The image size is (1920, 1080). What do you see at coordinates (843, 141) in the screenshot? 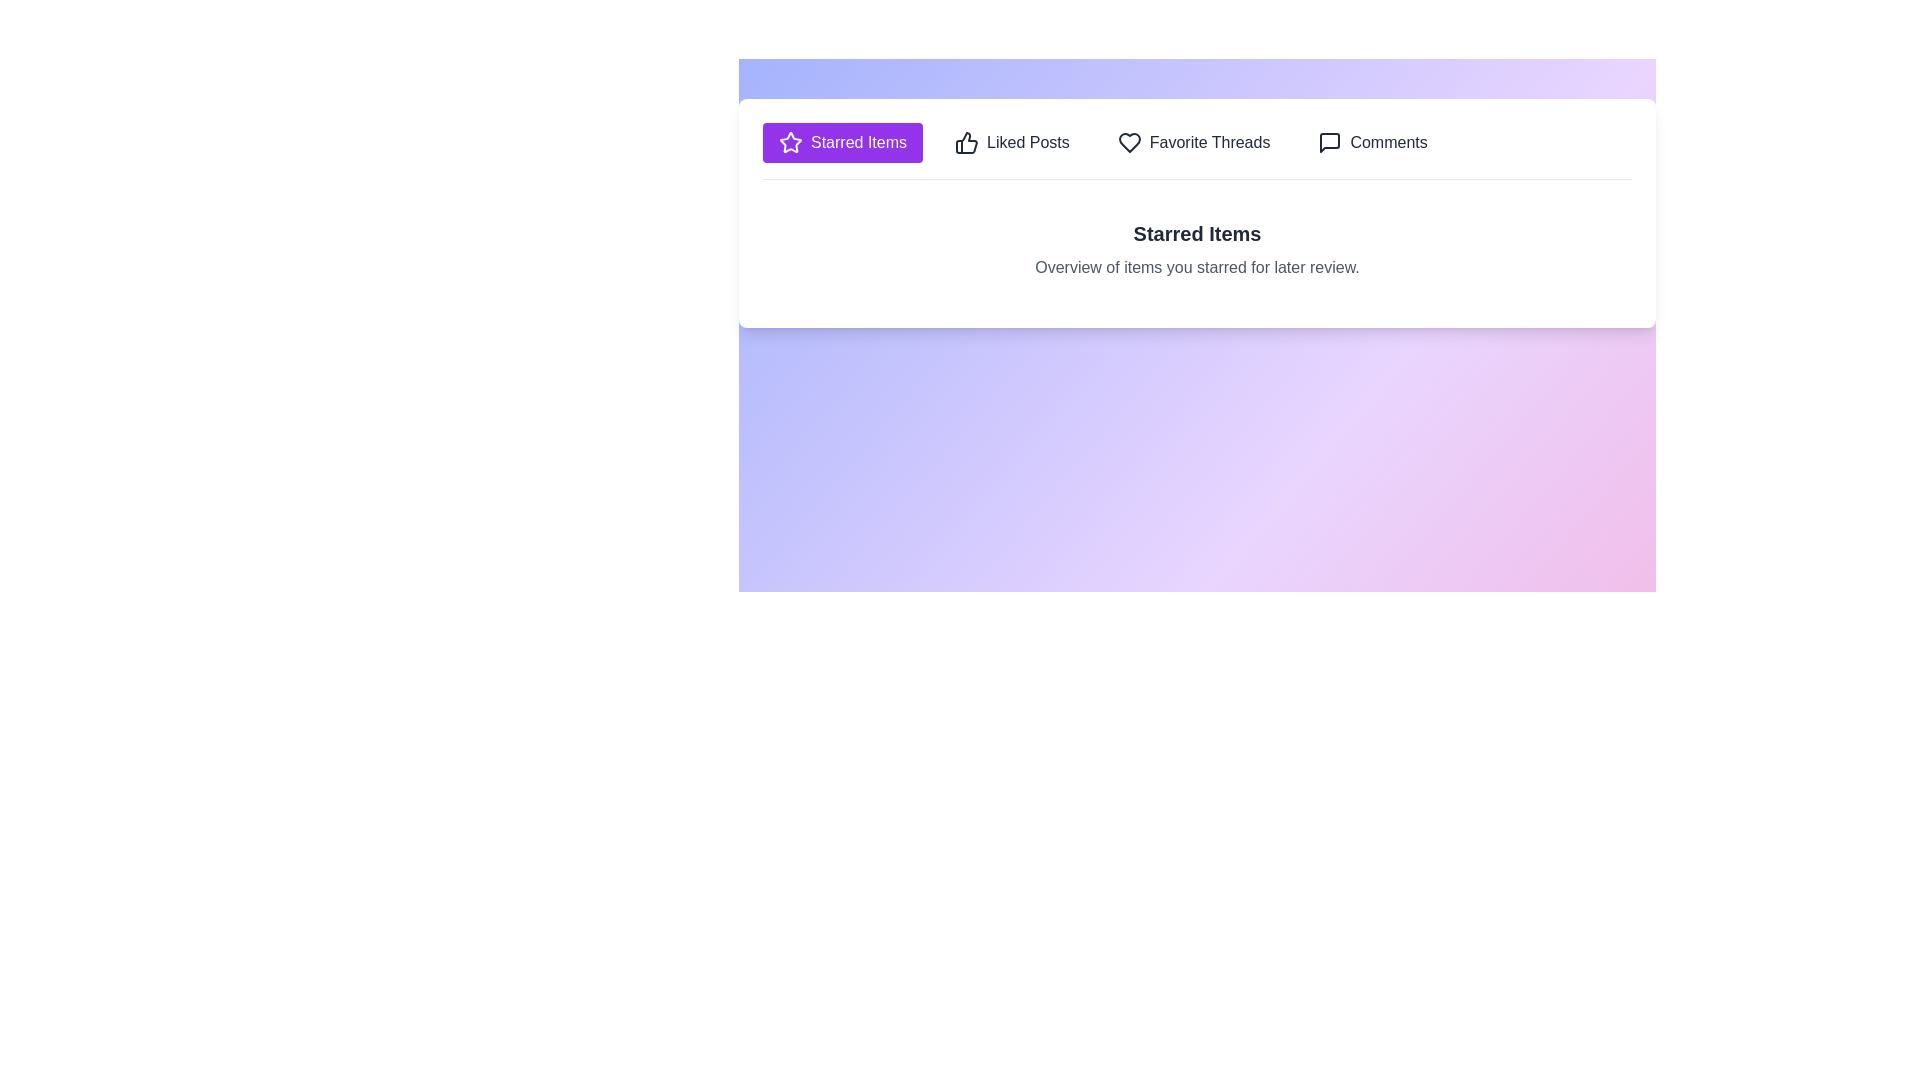
I see `the tab labeled Starred Items` at bounding box center [843, 141].